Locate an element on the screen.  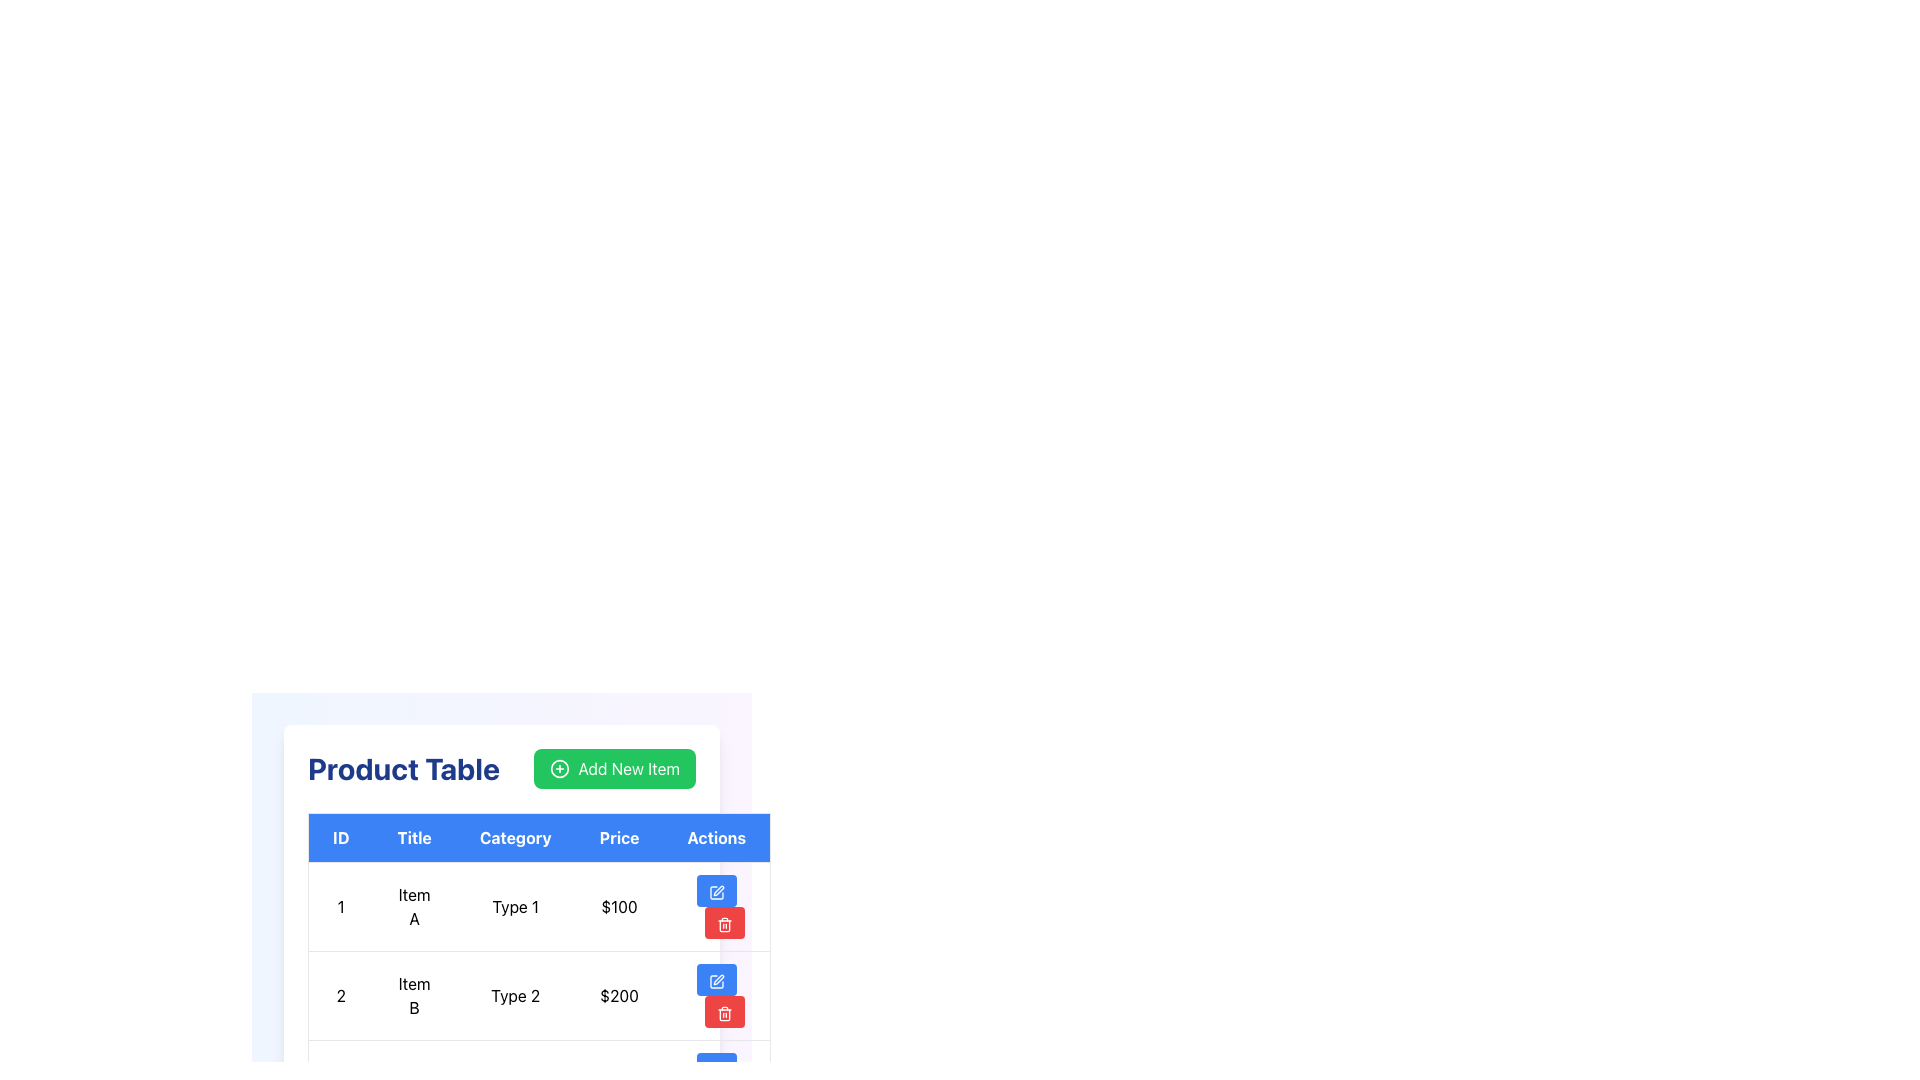
the text block displaying '$100' in the 'Price' column of the first row of the table is located at coordinates (618, 906).